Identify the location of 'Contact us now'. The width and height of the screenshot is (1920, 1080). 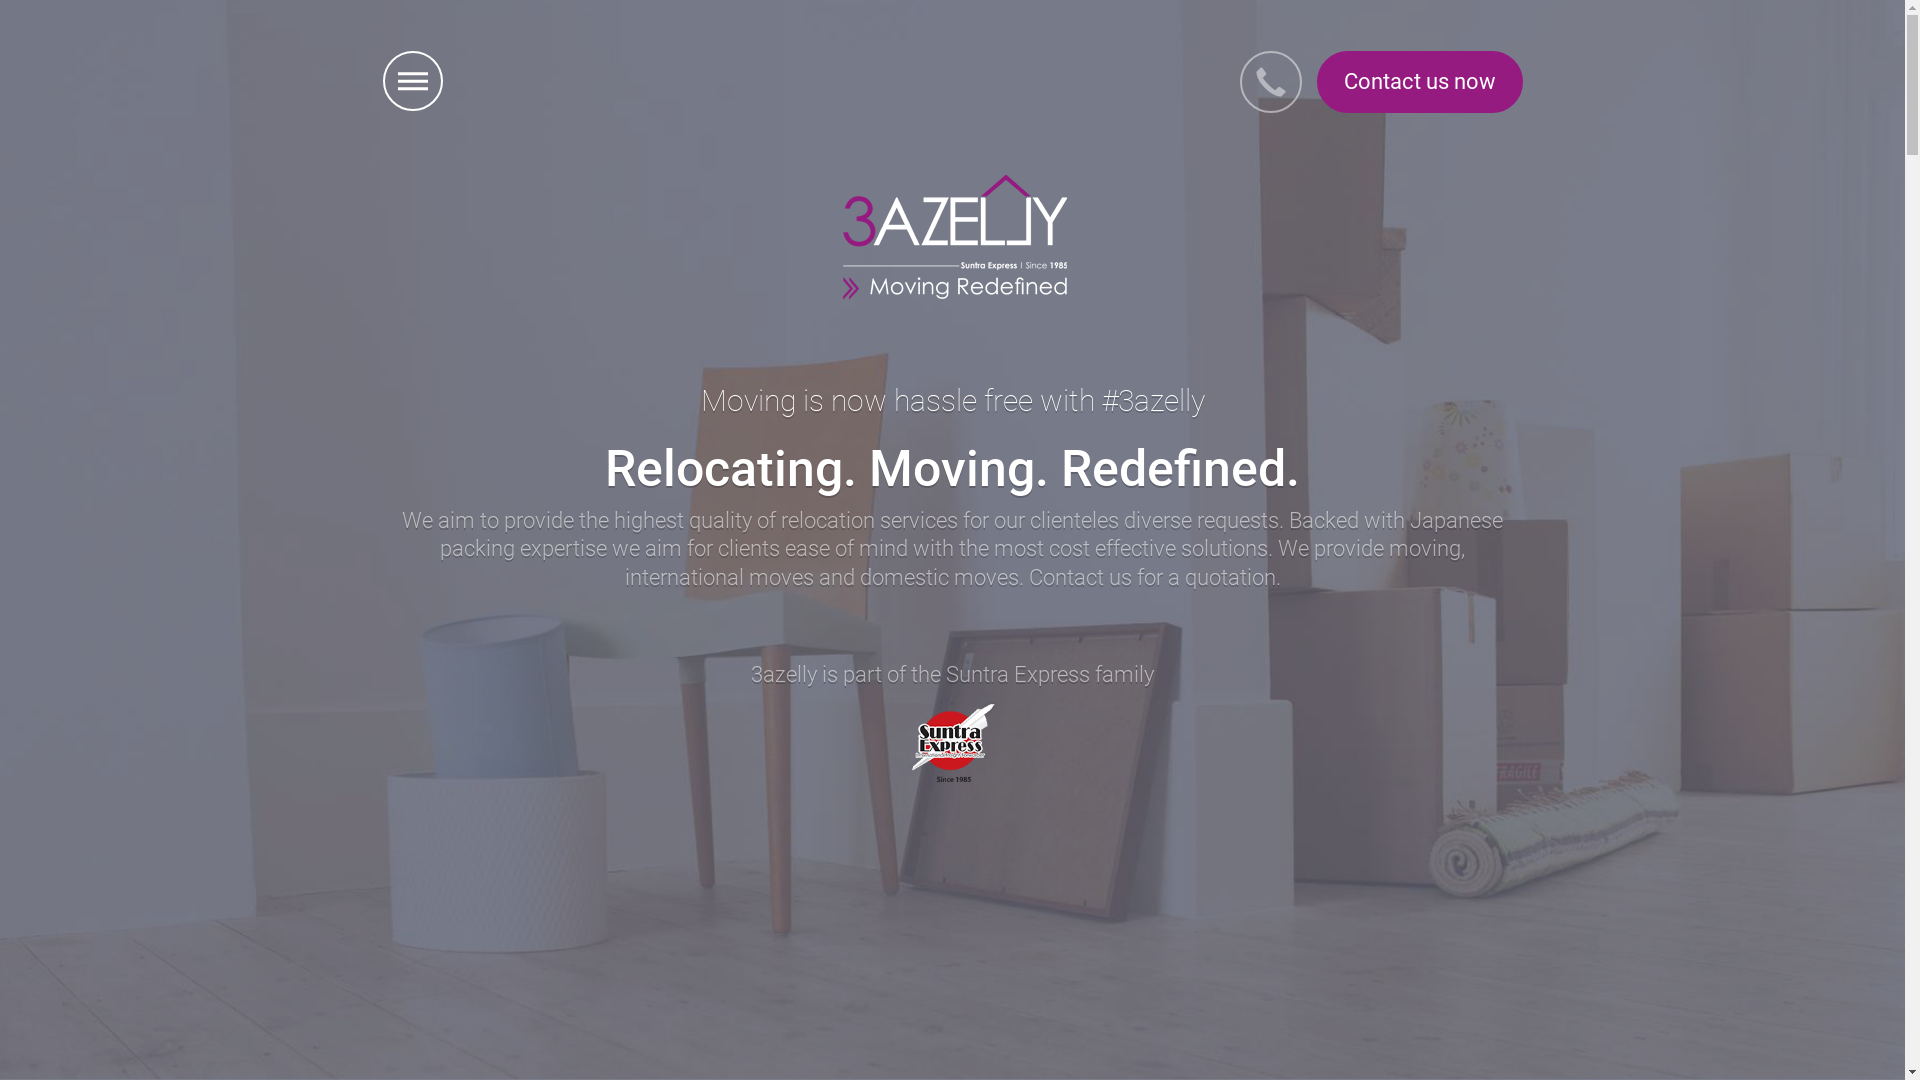
(1418, 80).